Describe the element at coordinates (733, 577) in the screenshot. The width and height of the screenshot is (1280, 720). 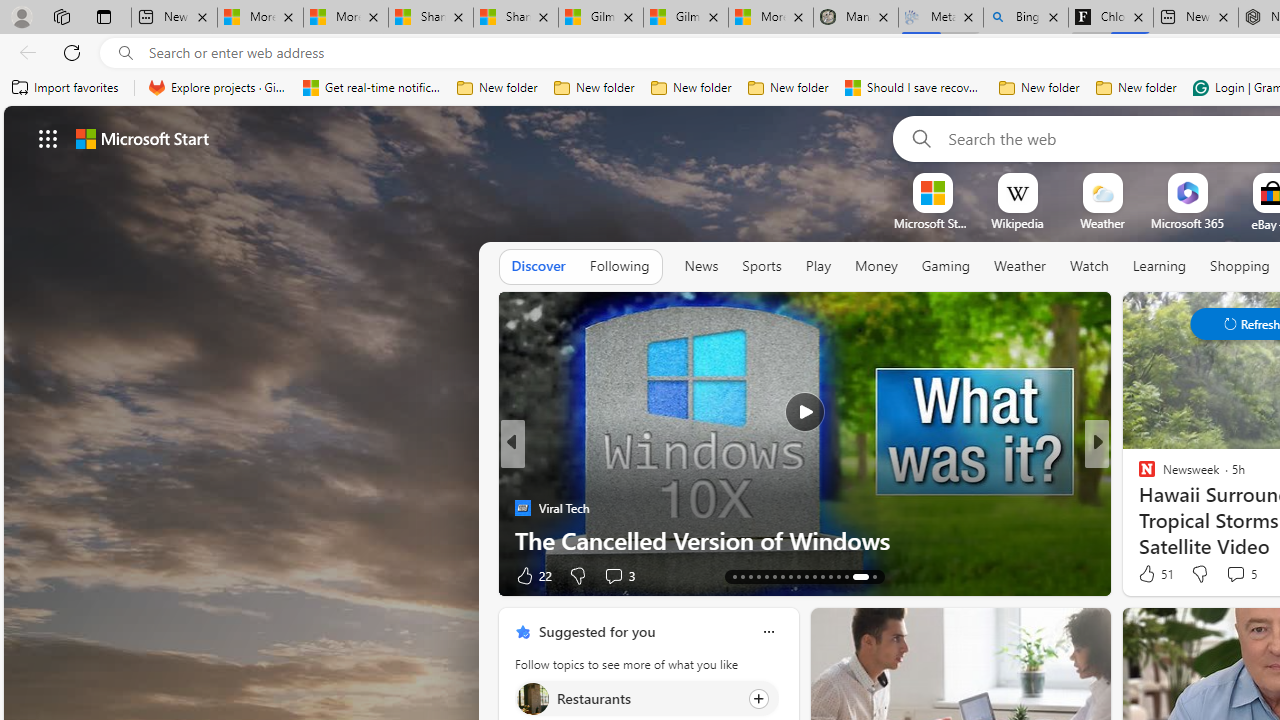
I see `'AutomationID: tab-17'` at that location.